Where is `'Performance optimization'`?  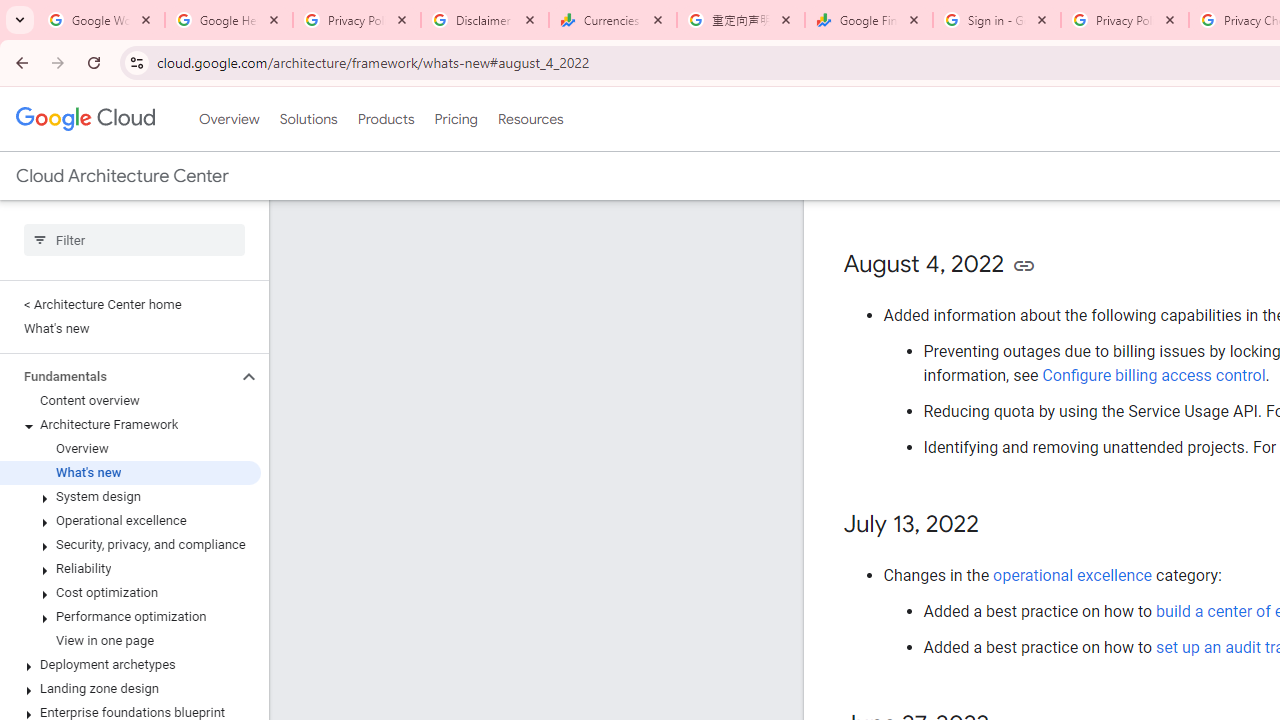 'Performance optimization' is located at coordinates (129, 616).